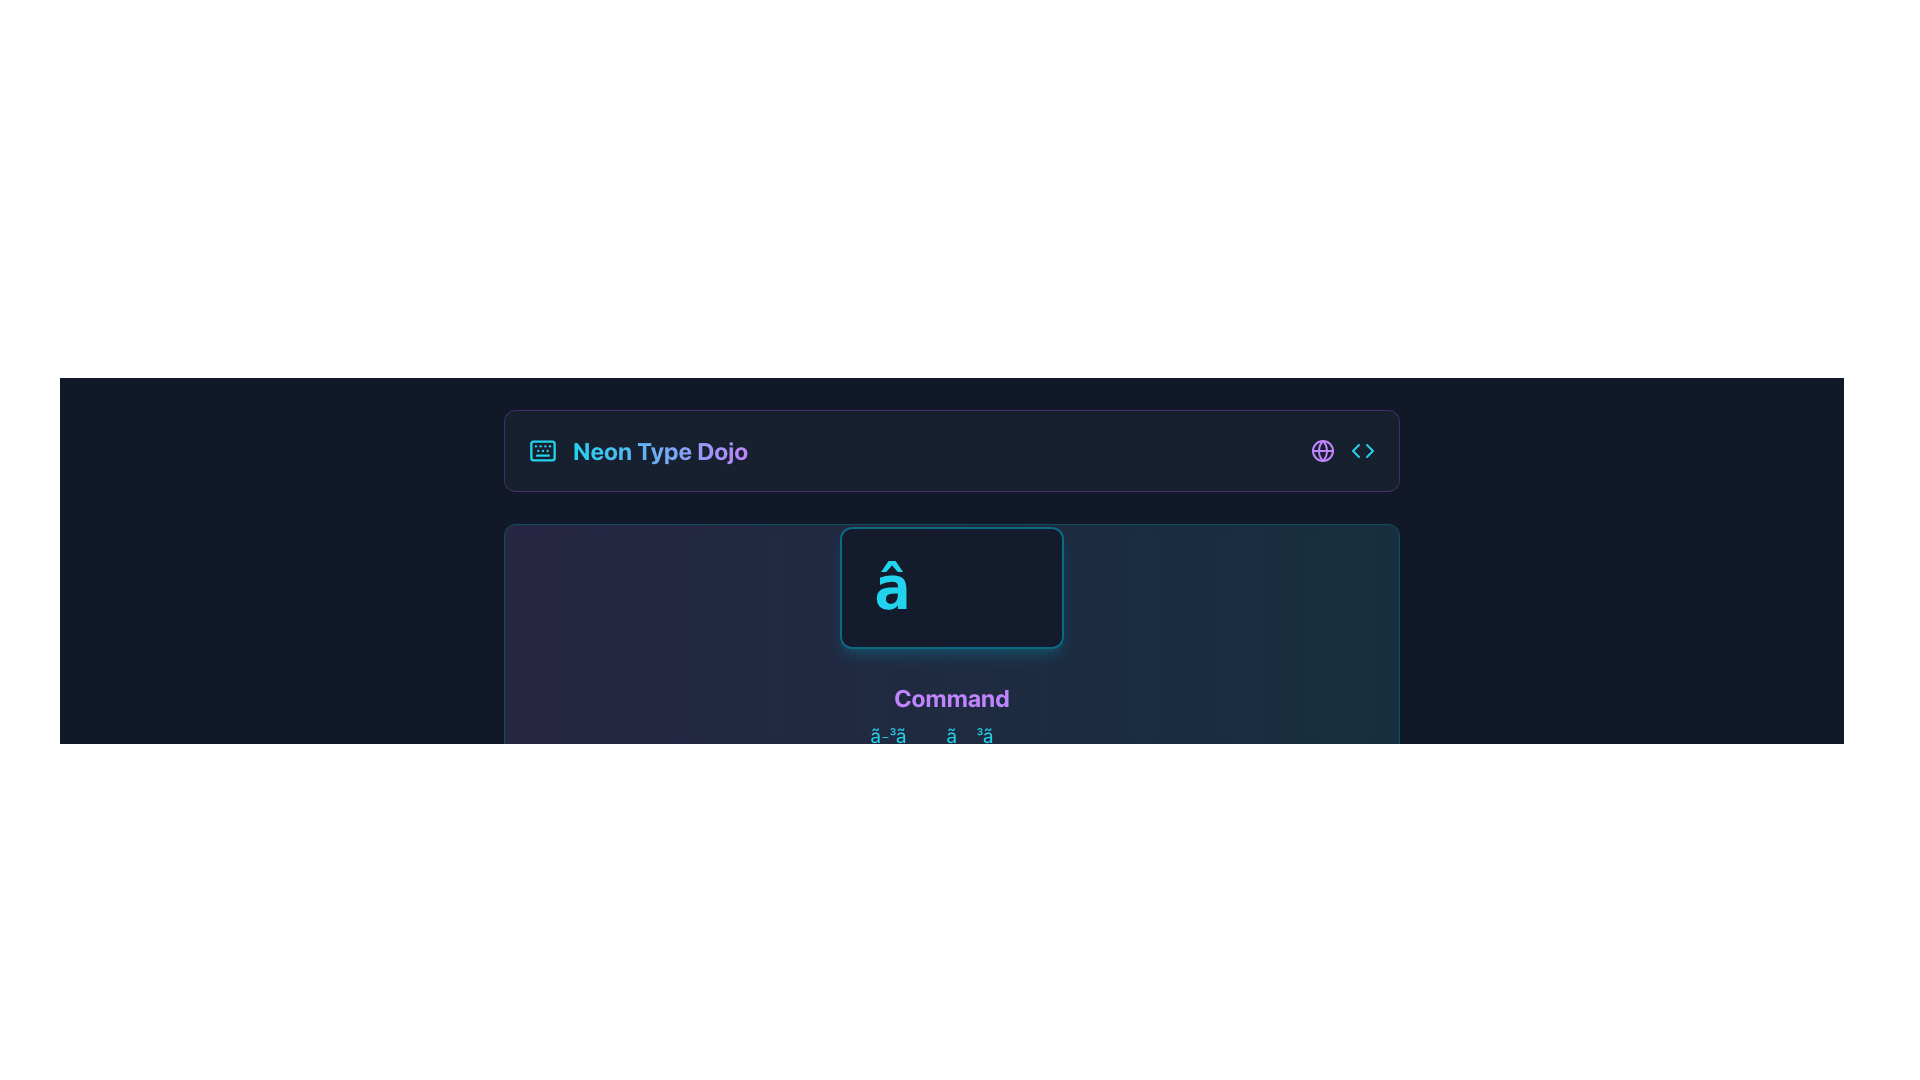 This screenshot has height=1080, width=1920. I want to click on the second icon, which is the cyan code symbol, in the compact horizontal group of icons located at the top right of the header section, so click(1343, 451).